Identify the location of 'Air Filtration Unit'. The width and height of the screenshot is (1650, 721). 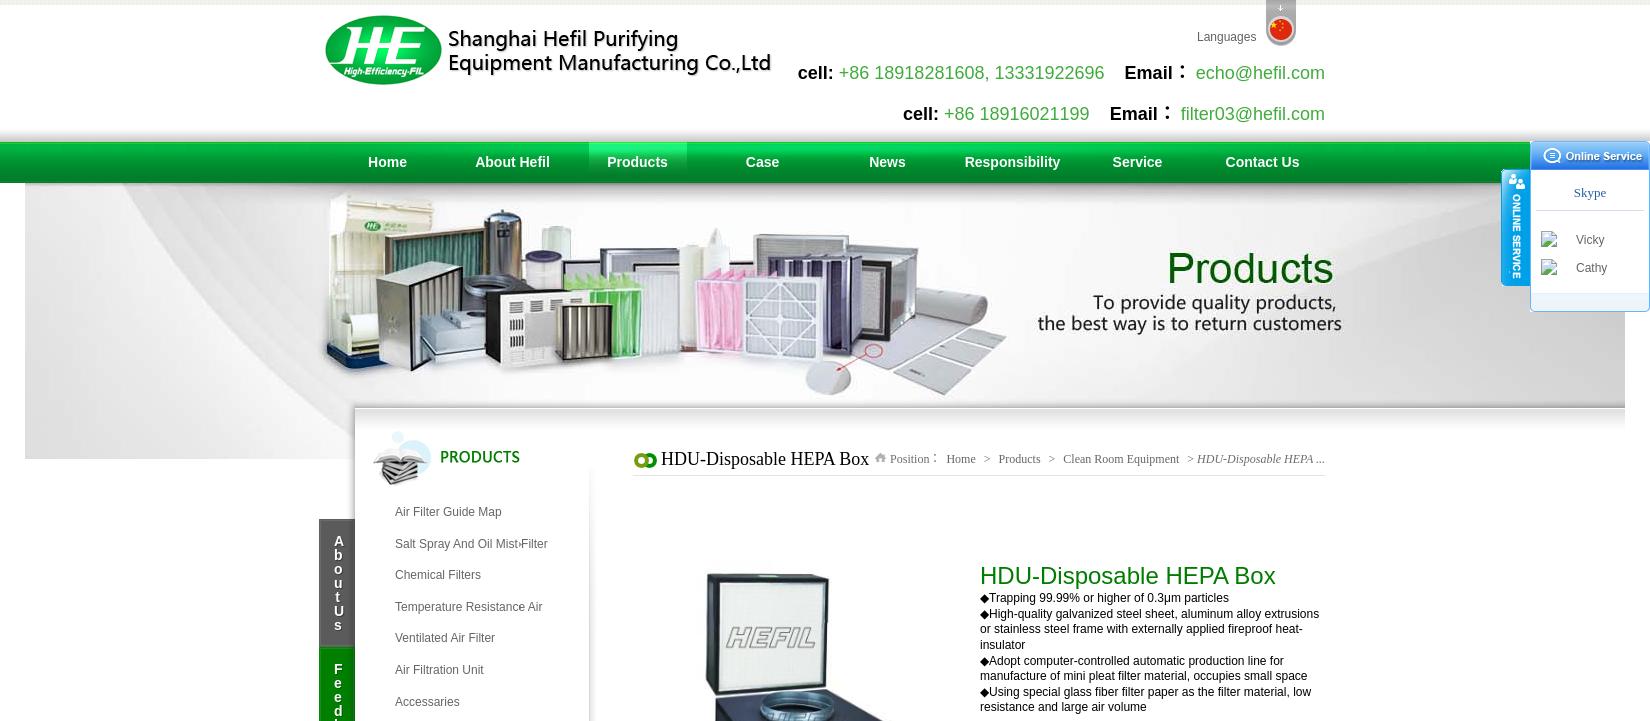
(438, 669).